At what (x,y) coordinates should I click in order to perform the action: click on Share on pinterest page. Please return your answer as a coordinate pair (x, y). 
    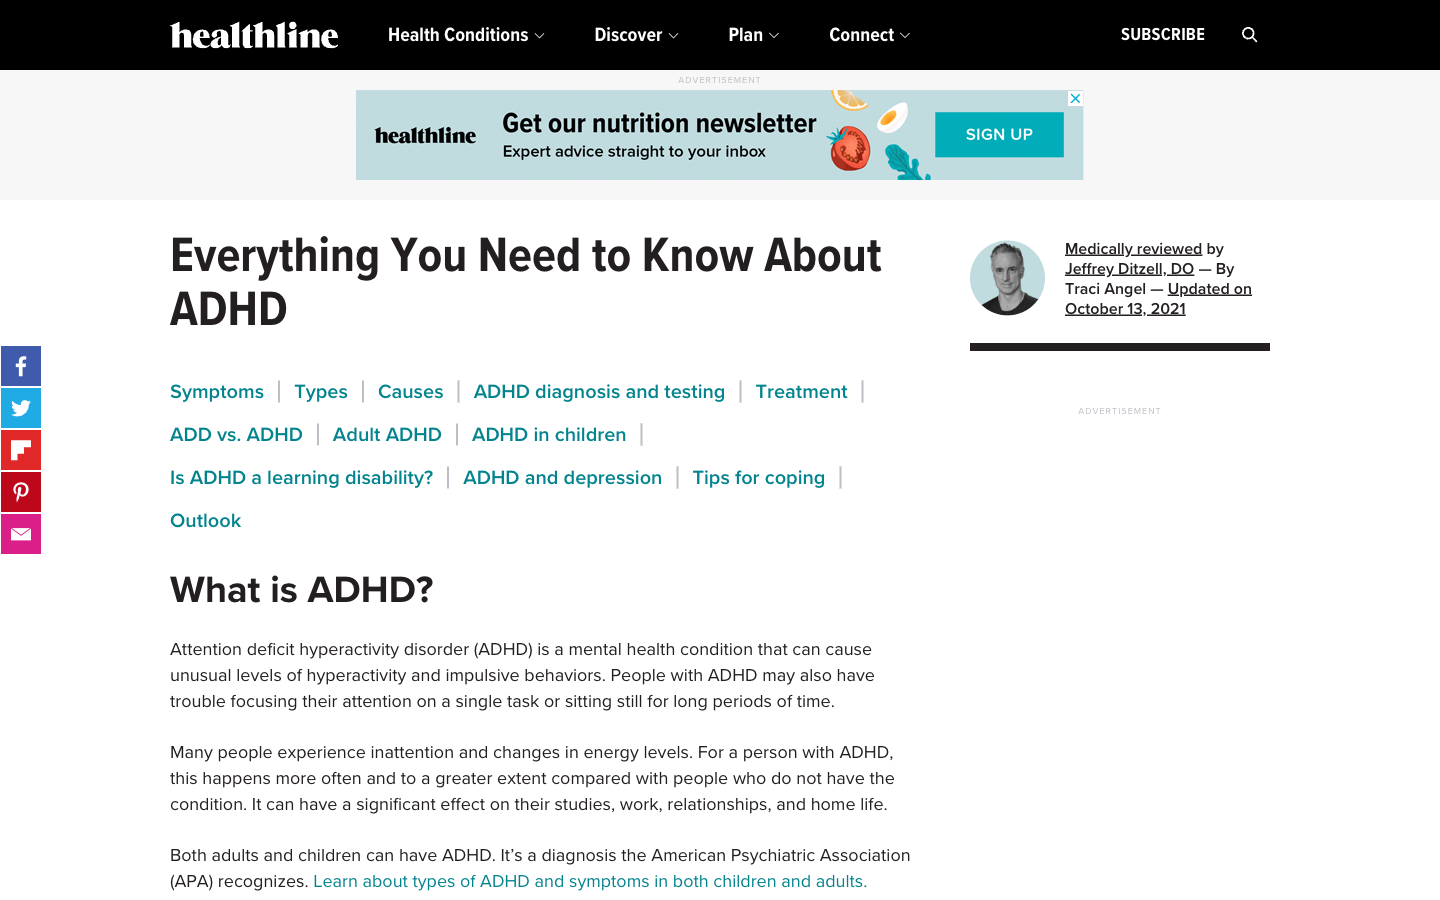
    Looking at the image, I should click on (20, 491).